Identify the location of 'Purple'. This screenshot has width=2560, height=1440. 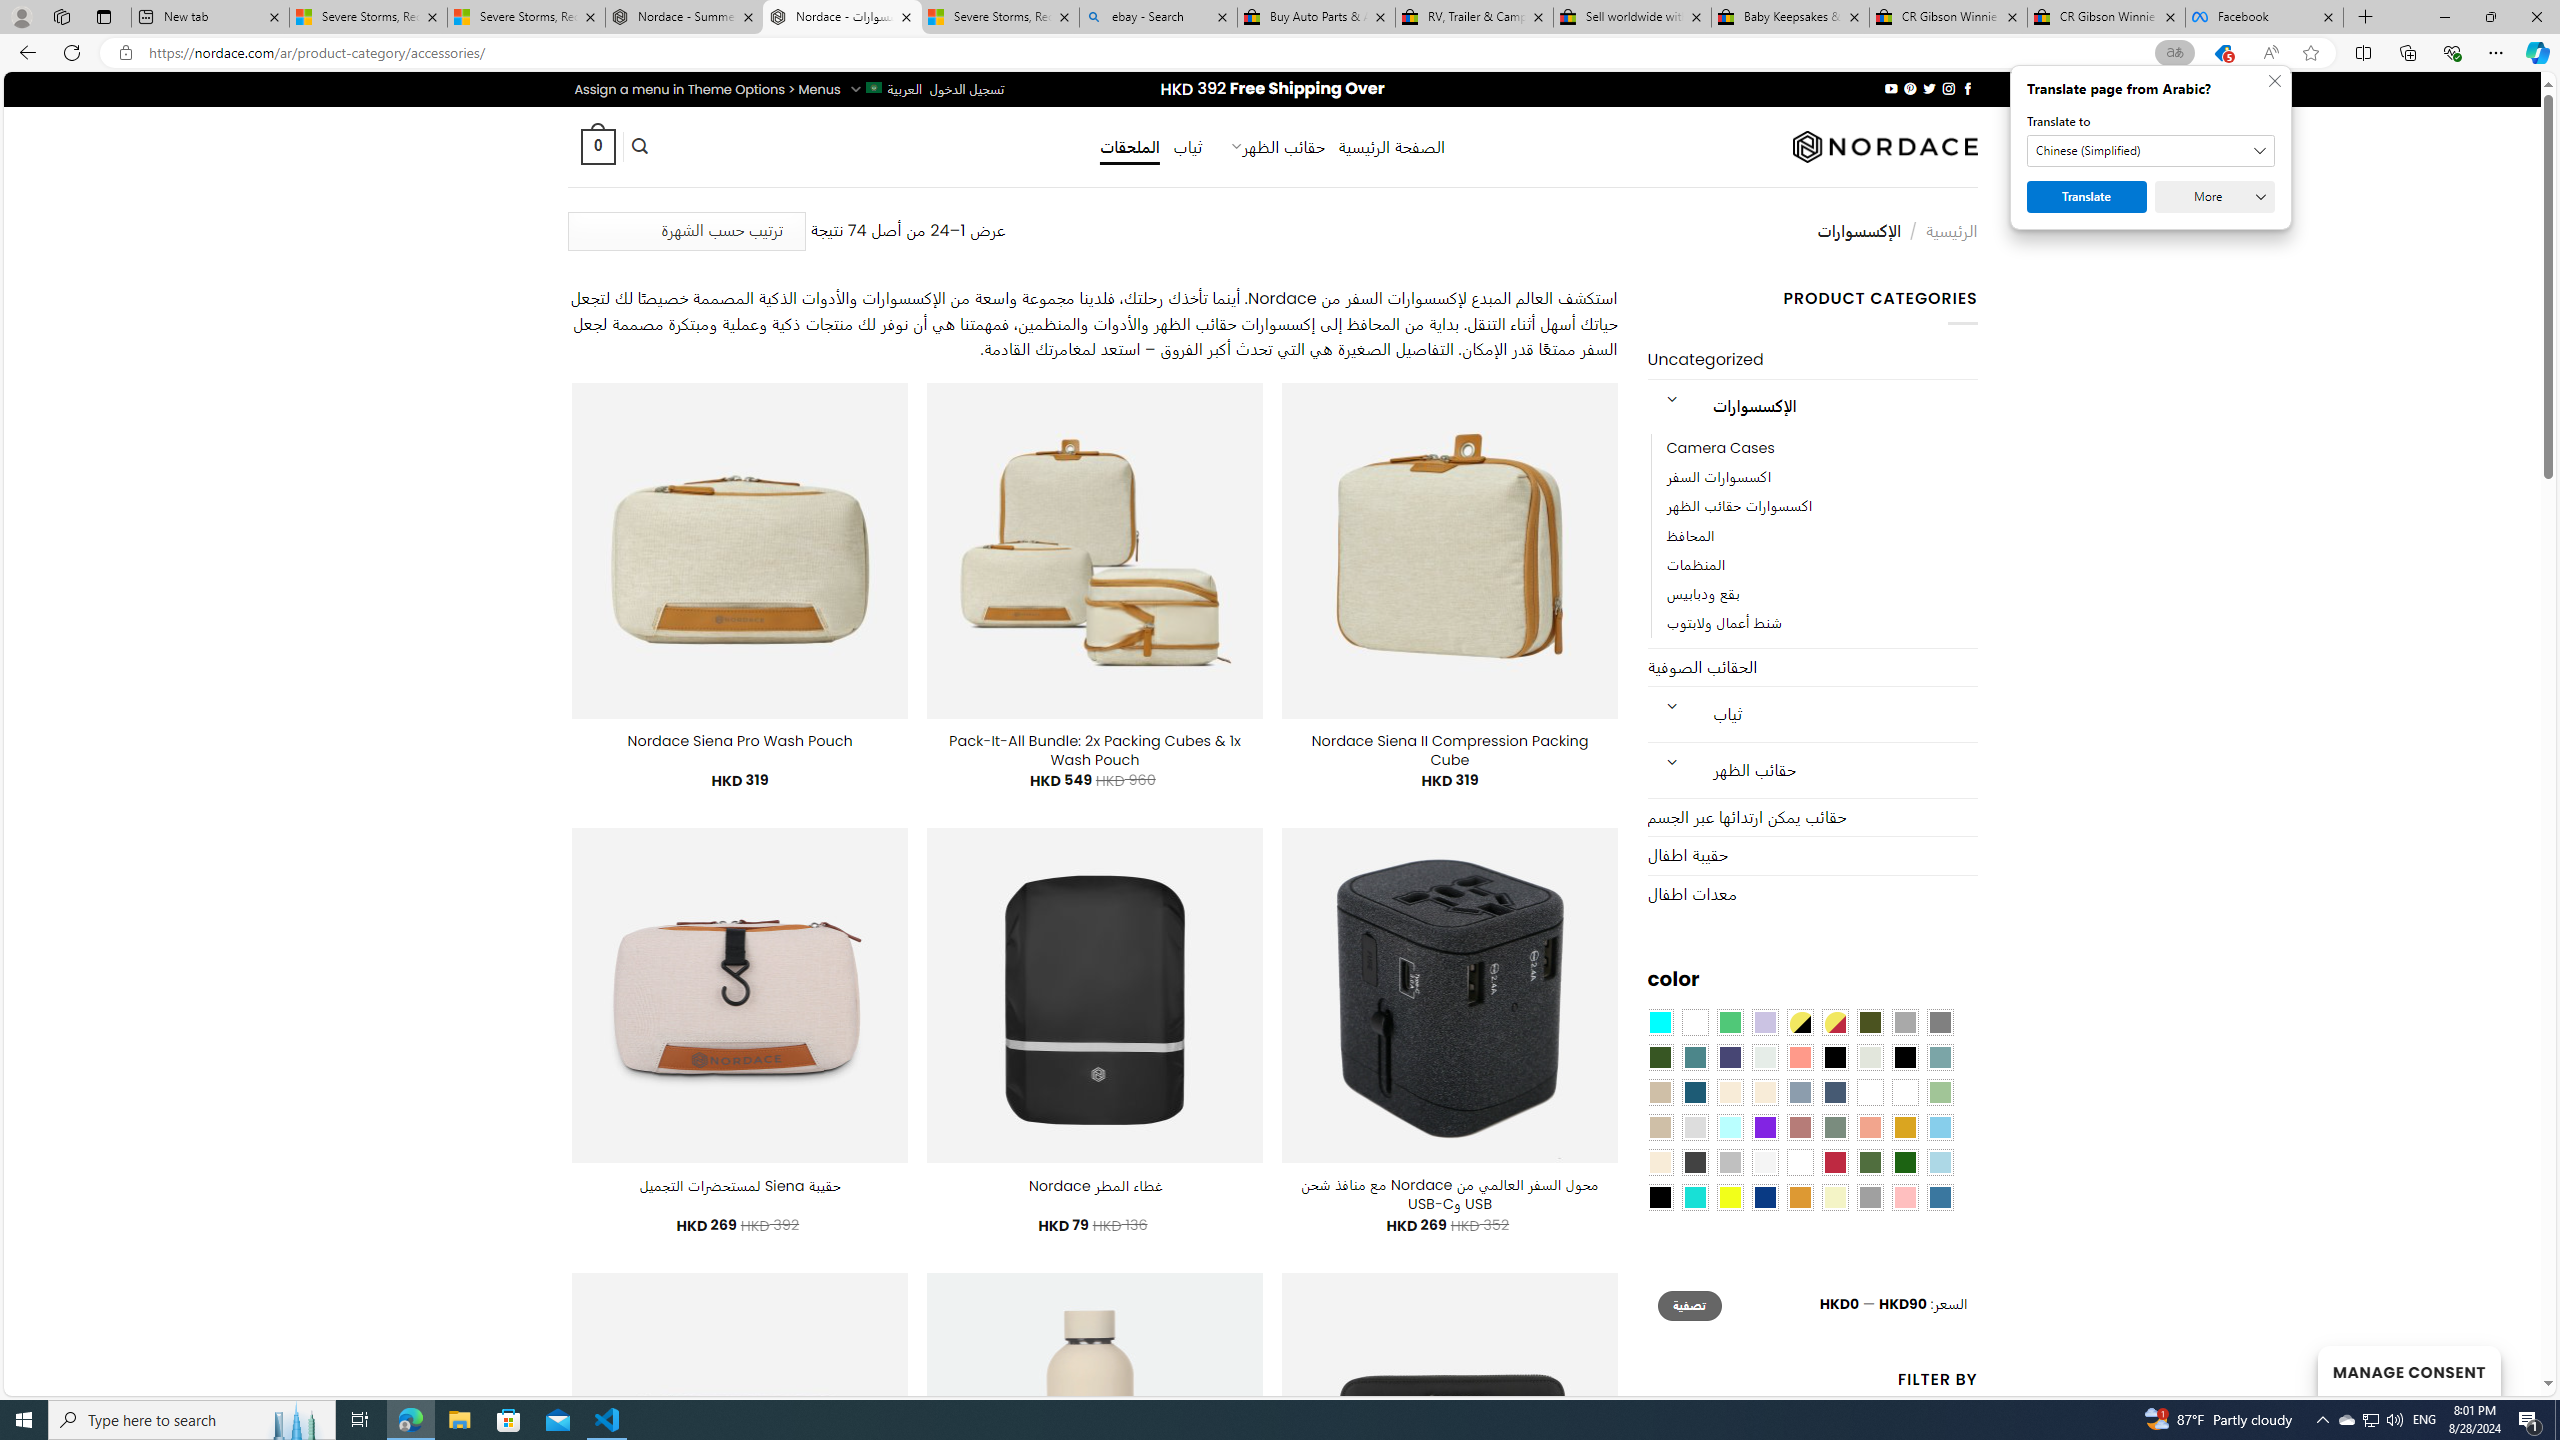
(1765, 1126).